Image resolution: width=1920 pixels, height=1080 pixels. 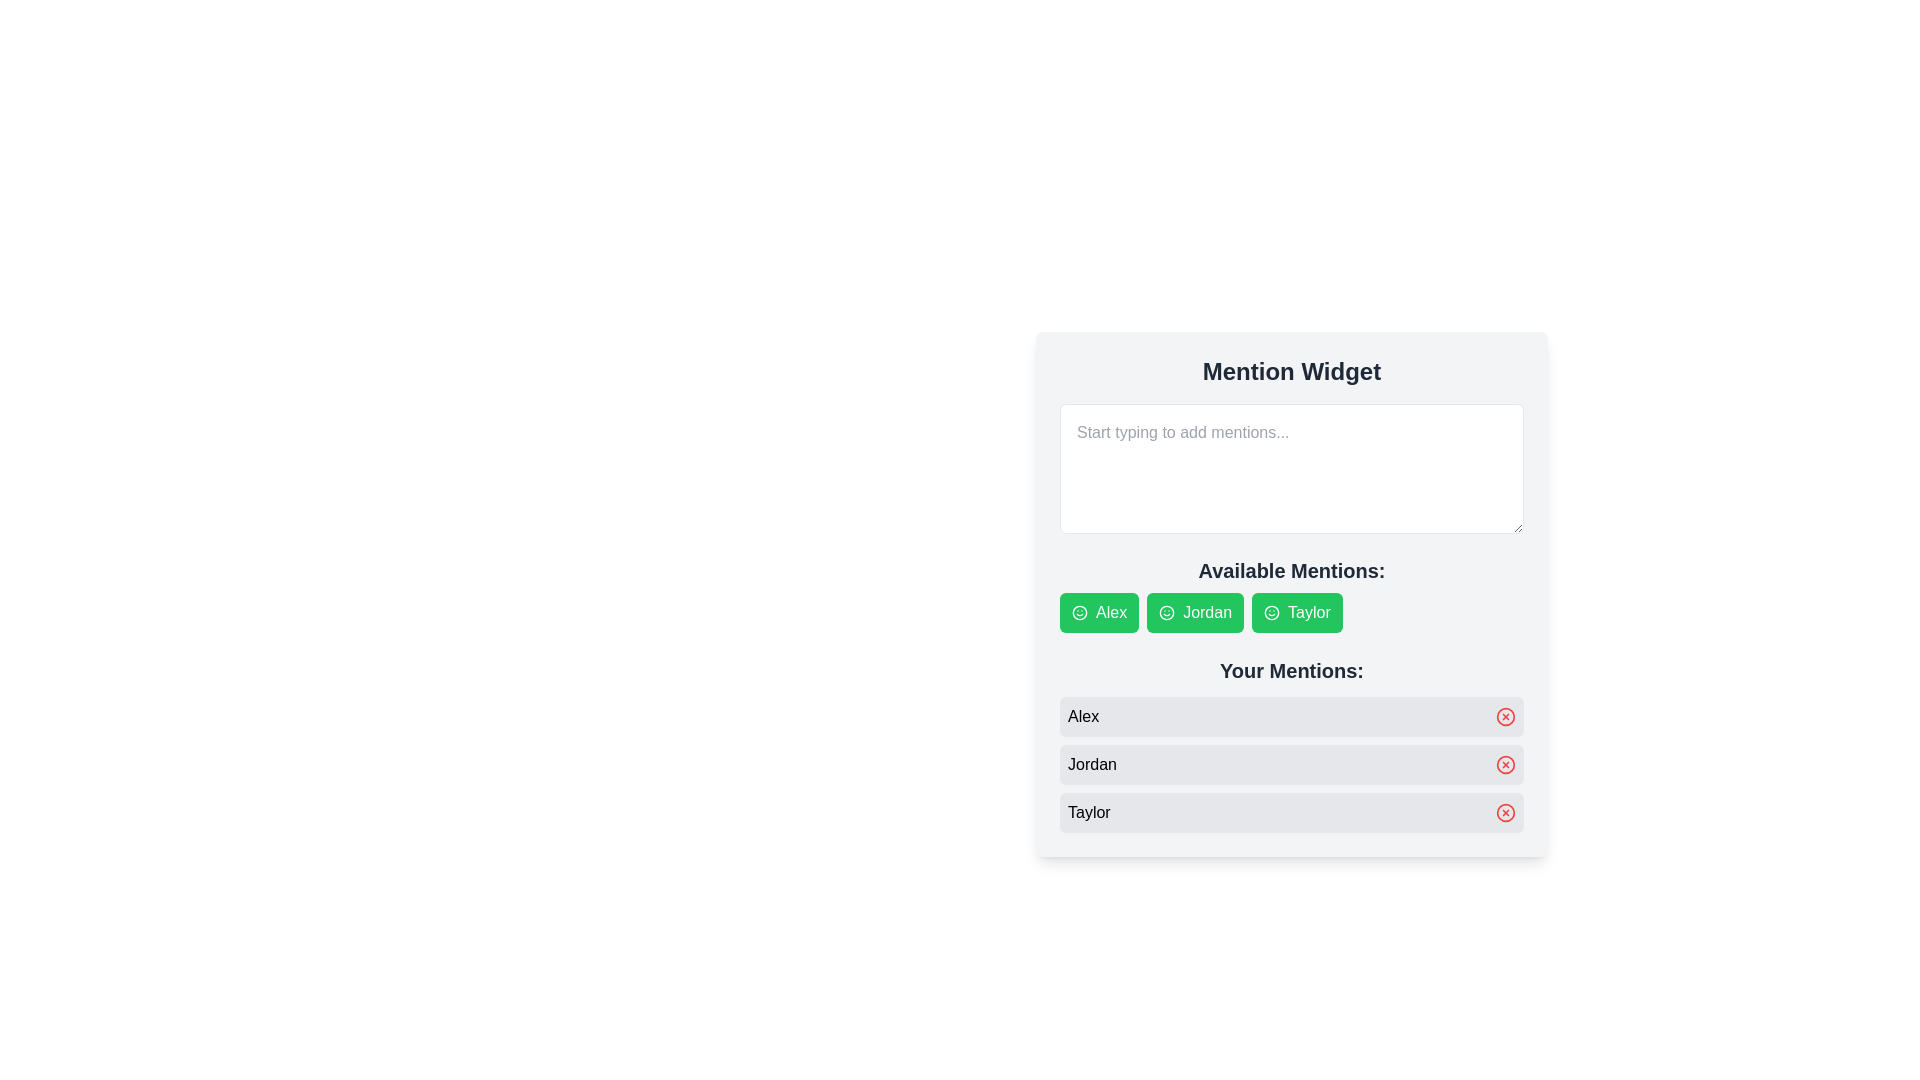 I want to click on the third green button under the 'Available Mentions' header, so click(x=1291, y=593).